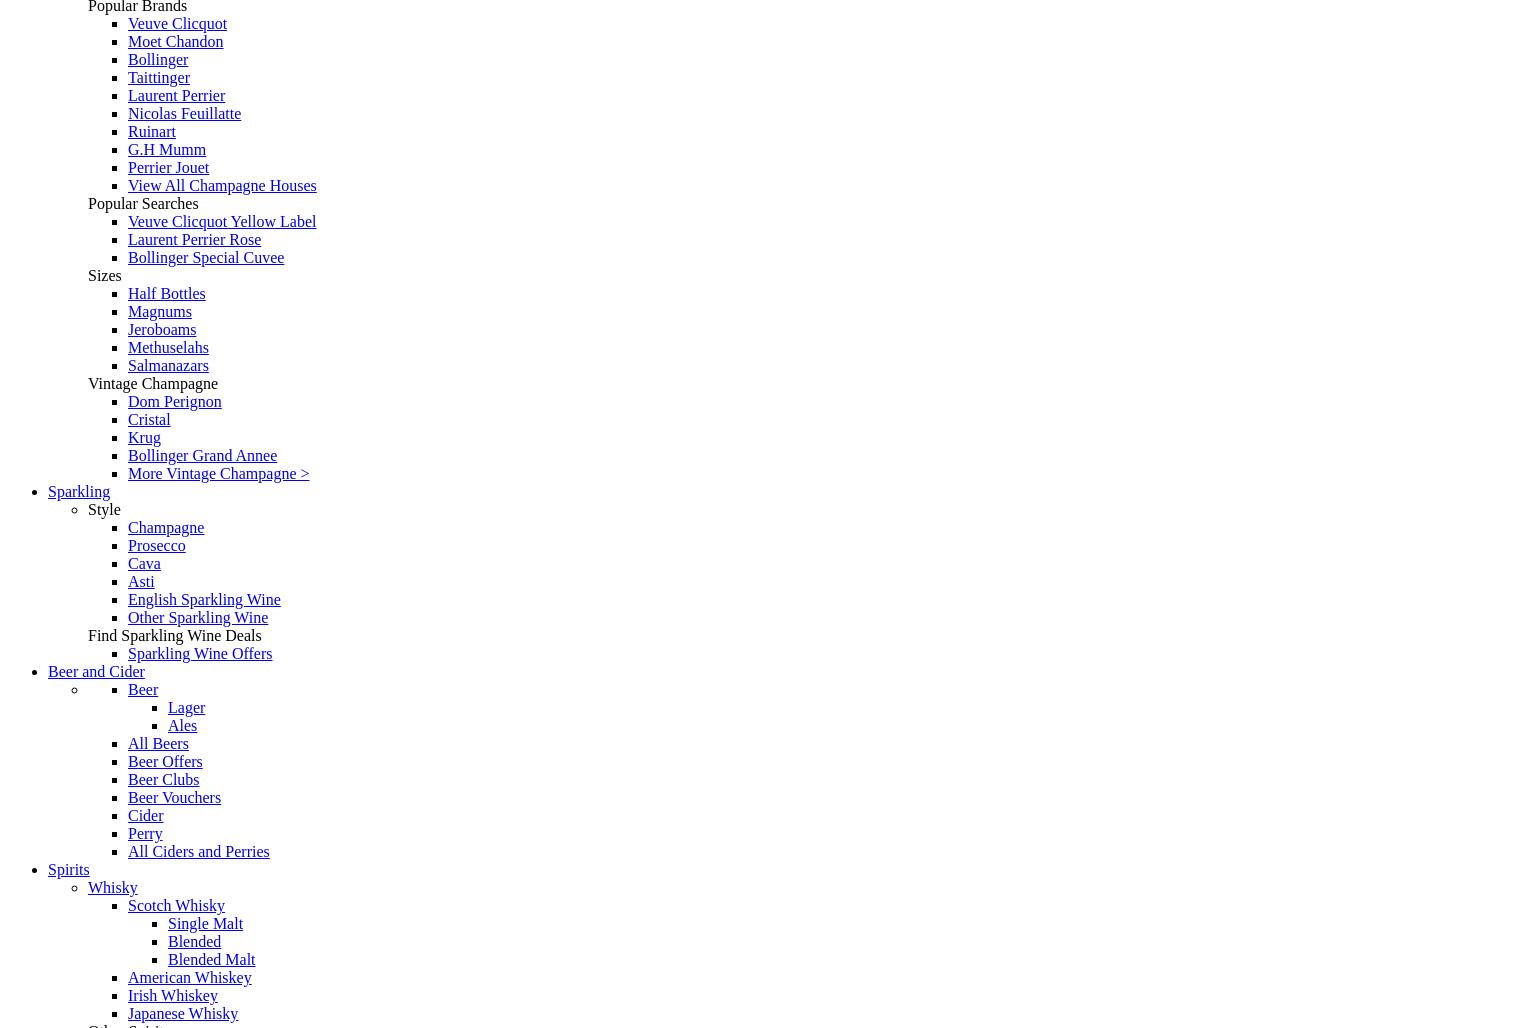 Image resolution: width=1525 pixels, height=1028 pixels. Describe the element at coordinates (126, 149) in the screenshot. I see `'G.H Mumm'` at that location.